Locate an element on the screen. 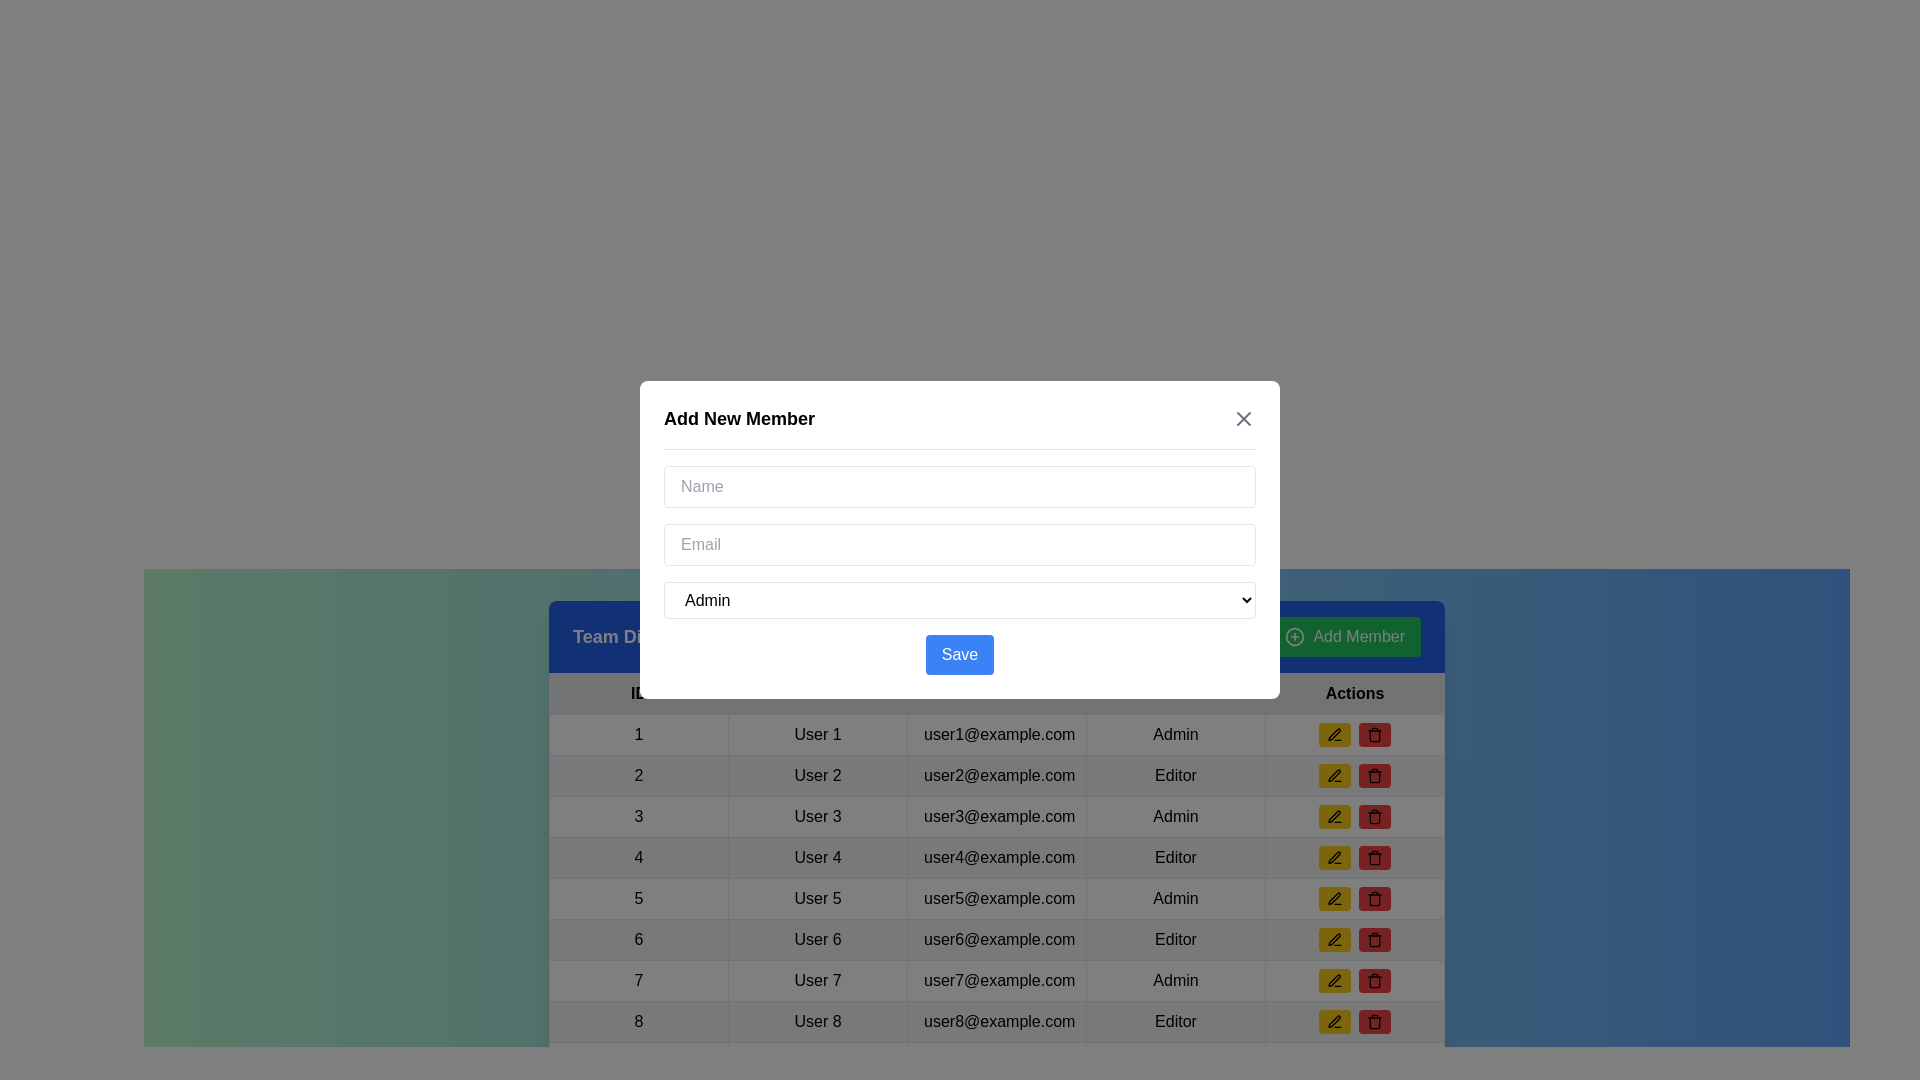 Image resolution: width=1920 pixels, height=1080 pixels. the fourth row of the user information table displaying details for 'User 4' is located at coordinates (997, 856).